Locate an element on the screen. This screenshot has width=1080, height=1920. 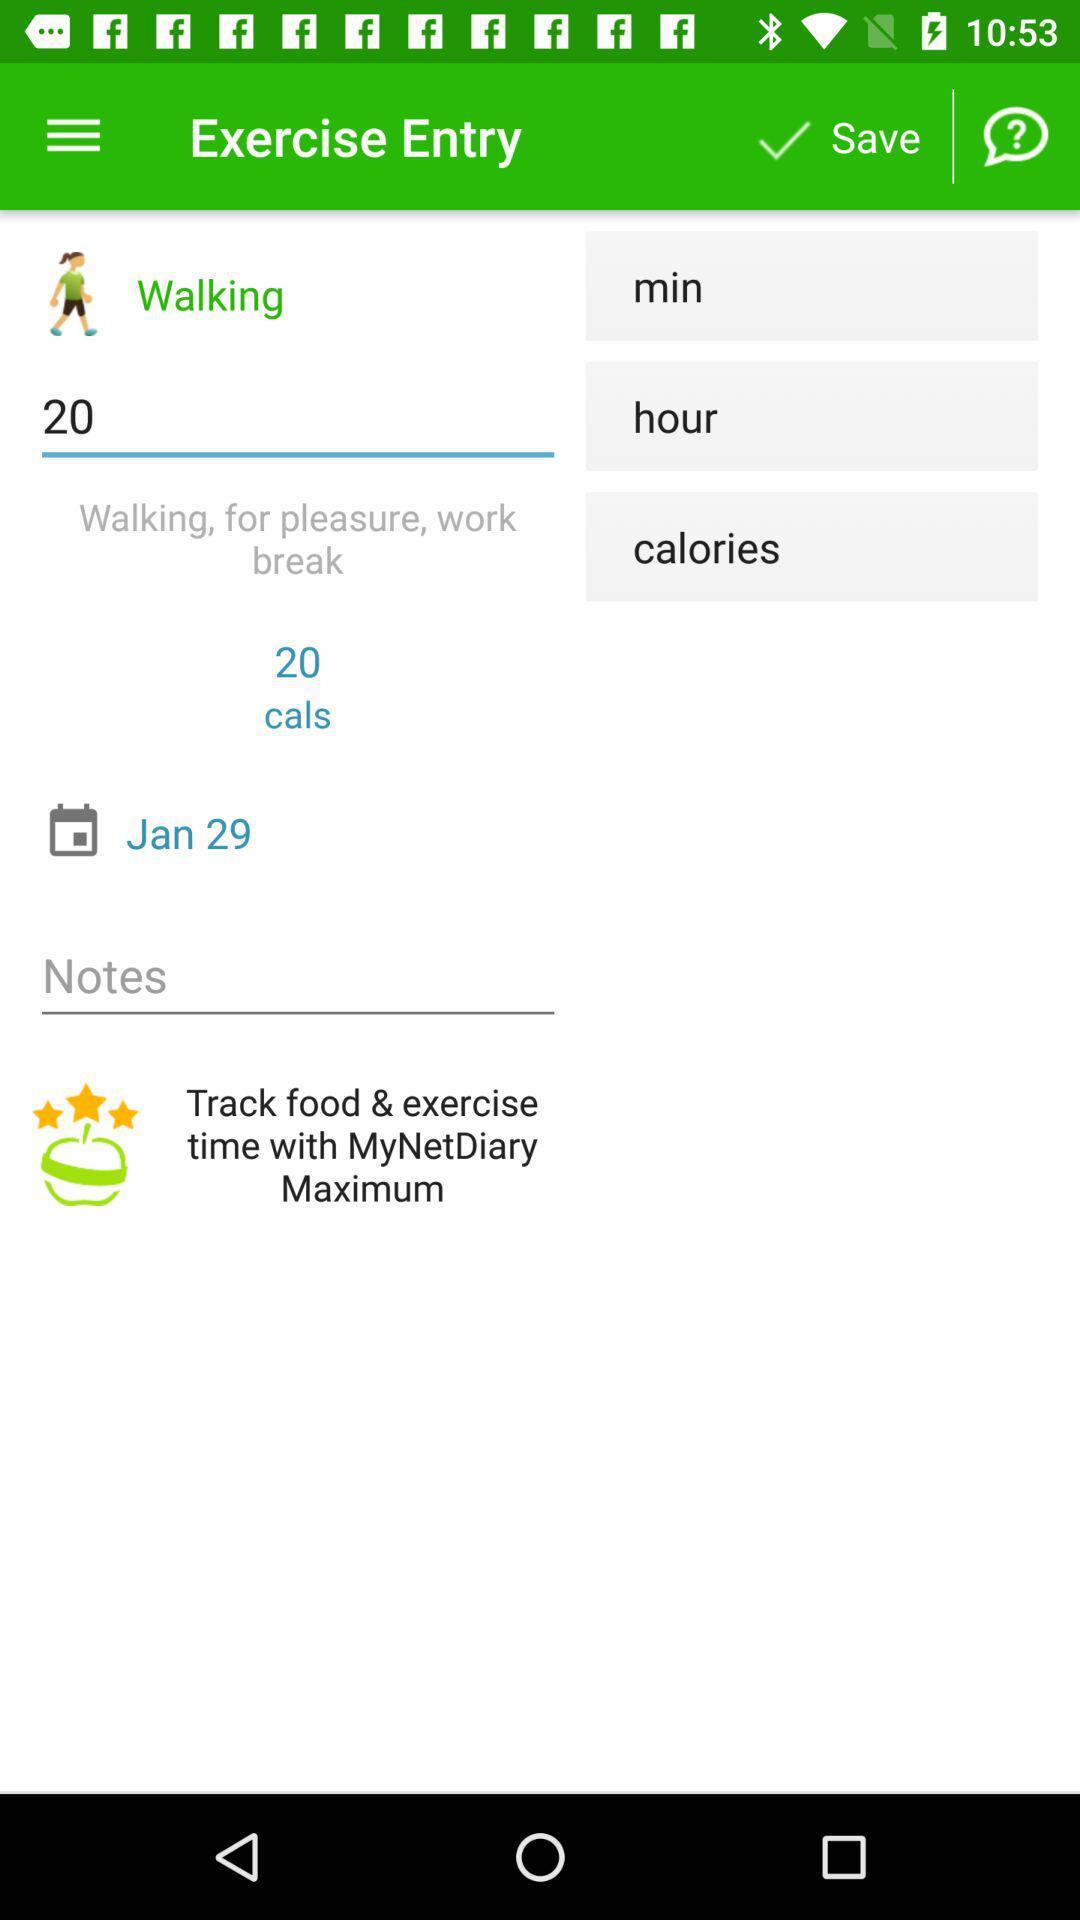
the item to the right of walking item is located at coordinates (644, 284).